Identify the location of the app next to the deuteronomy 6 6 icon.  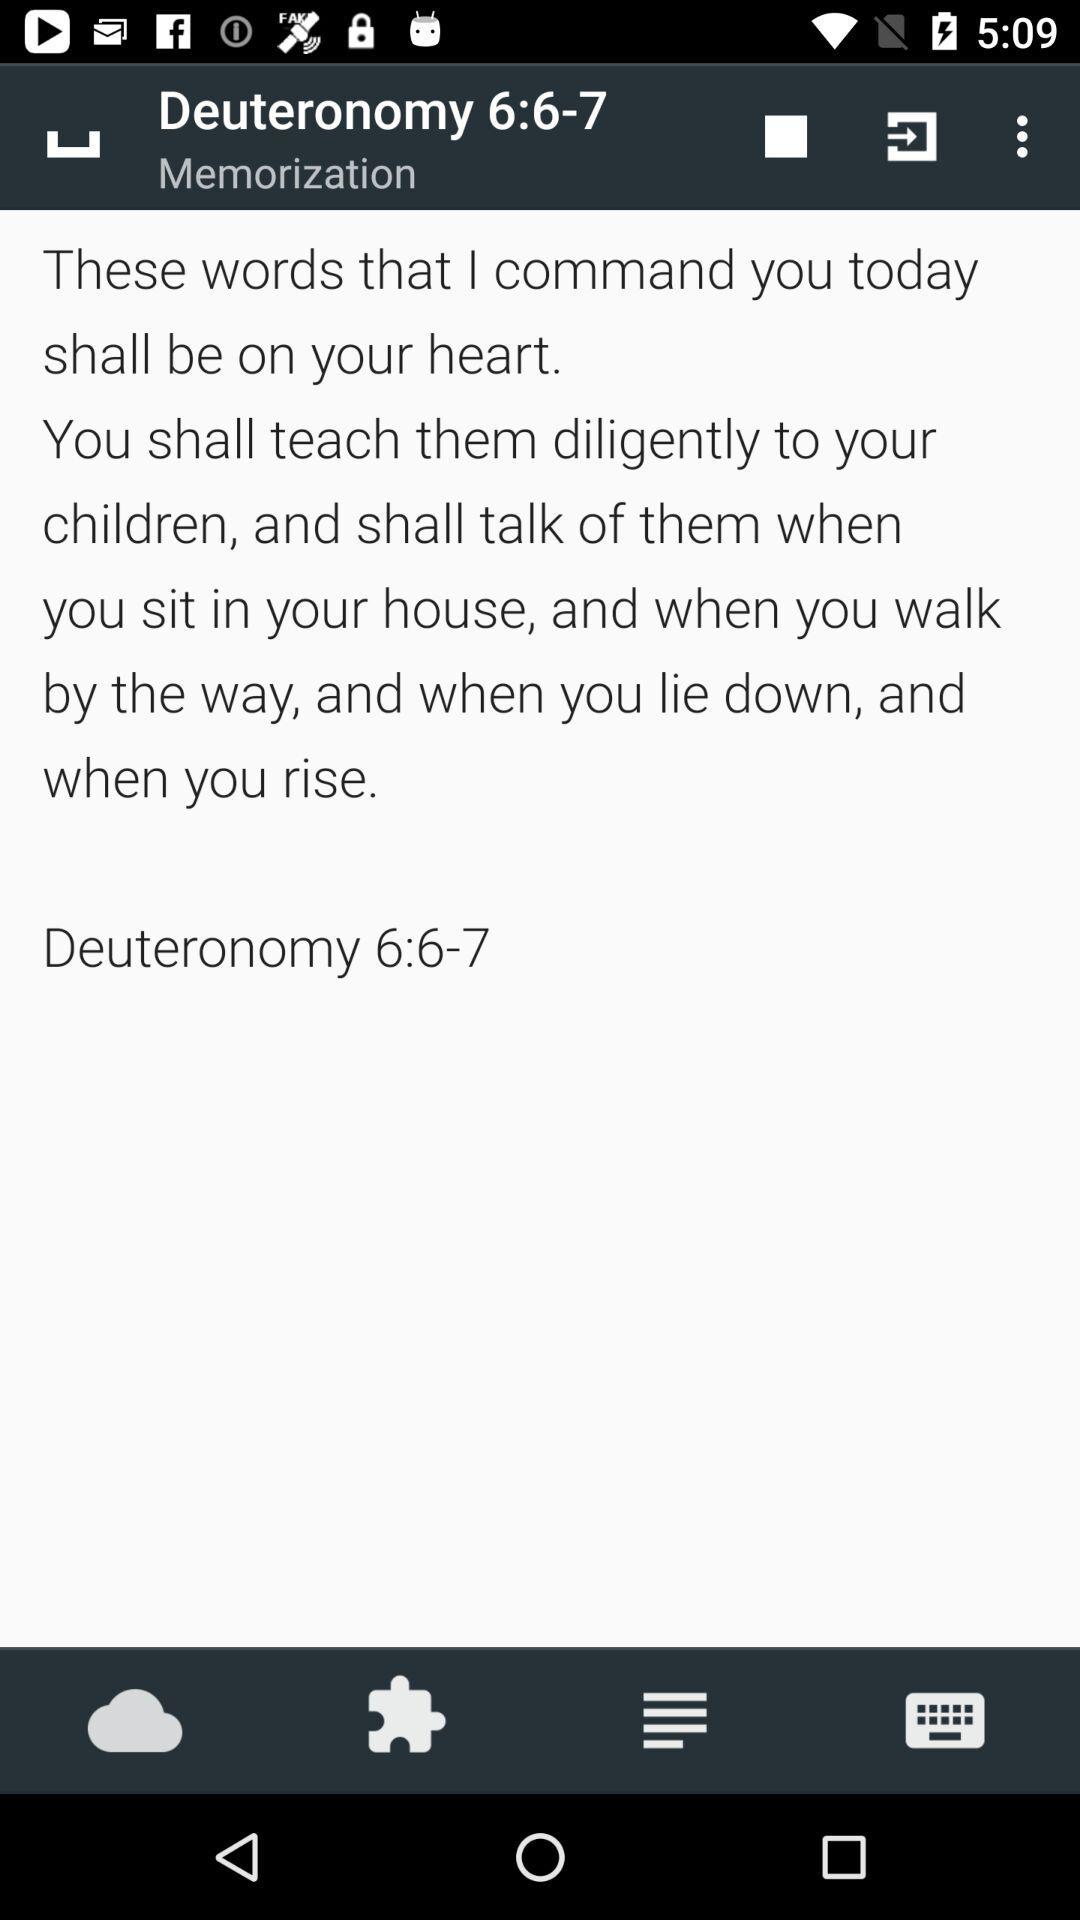
(785, 135).